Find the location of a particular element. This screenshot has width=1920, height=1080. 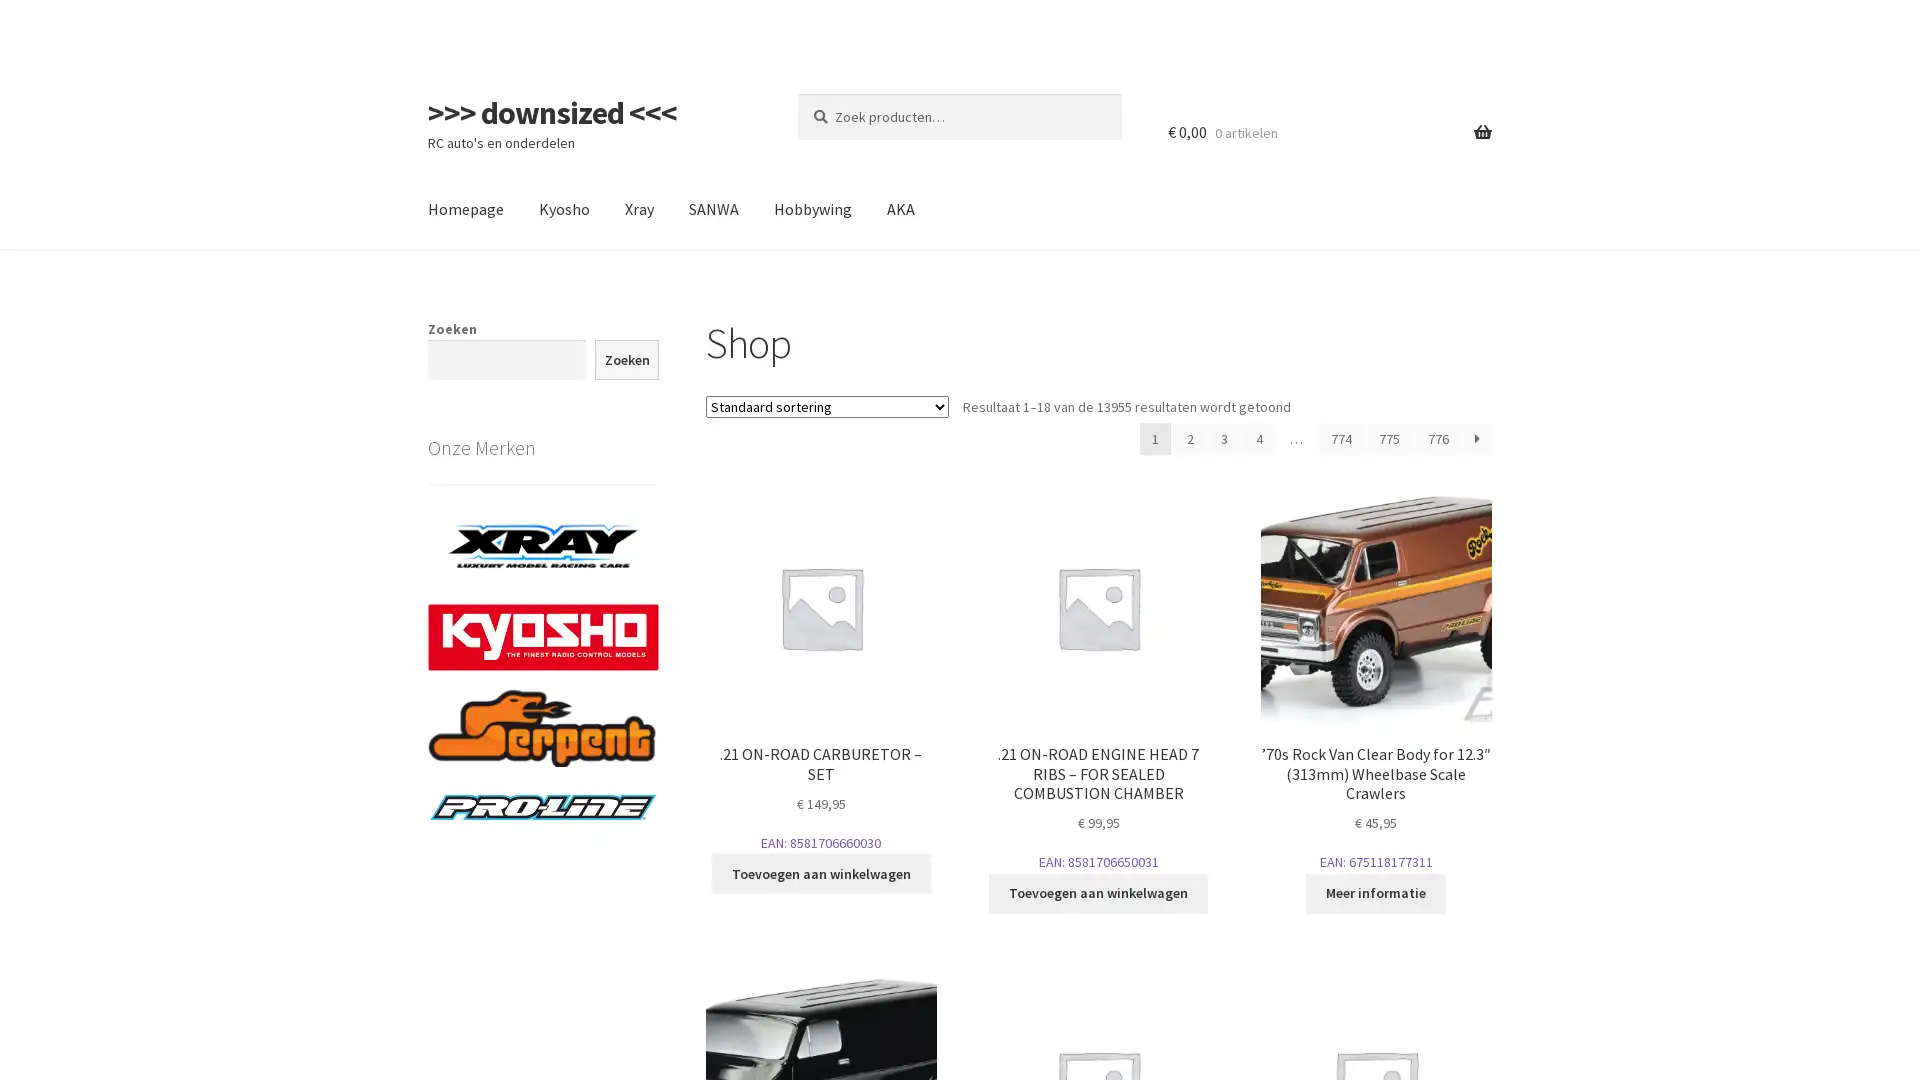

Zoeken is located at coordinates (625, 358).